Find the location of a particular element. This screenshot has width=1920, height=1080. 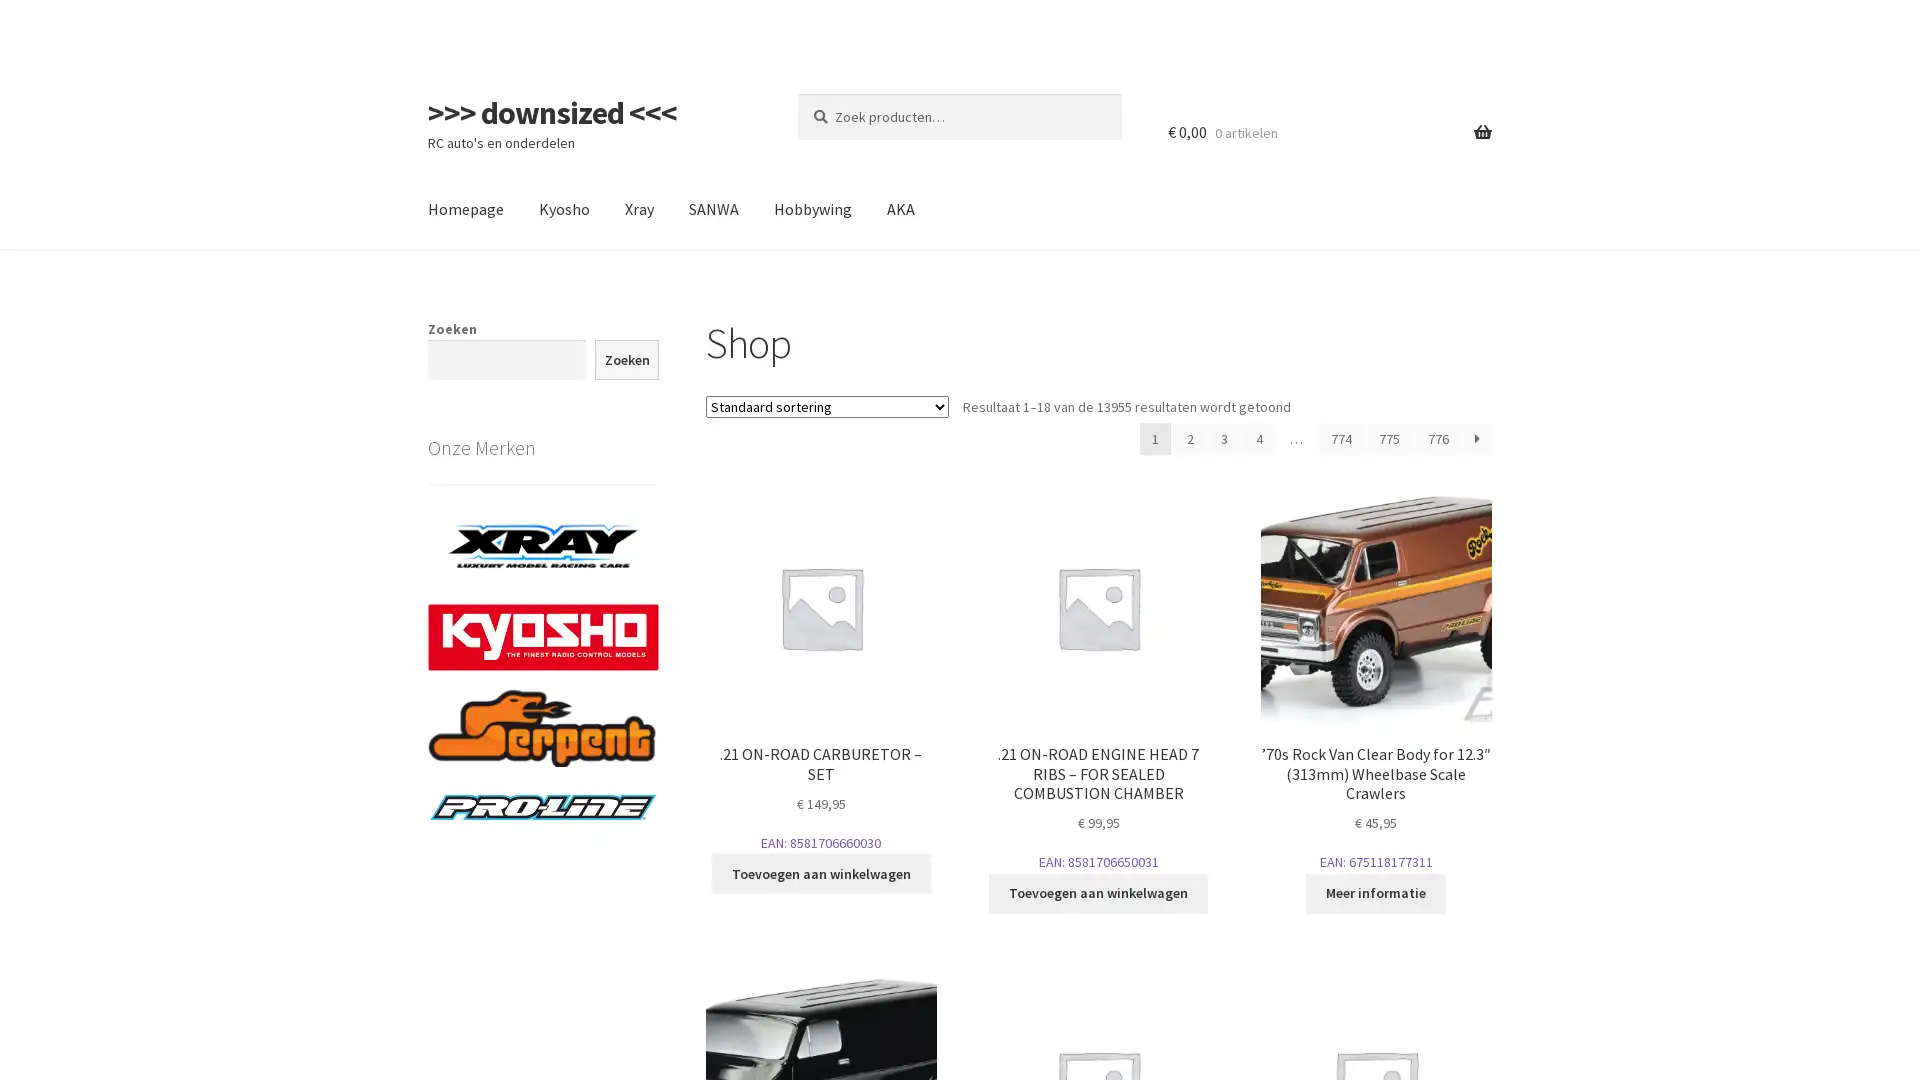

Zoeken is located at coordinates (625, 358).